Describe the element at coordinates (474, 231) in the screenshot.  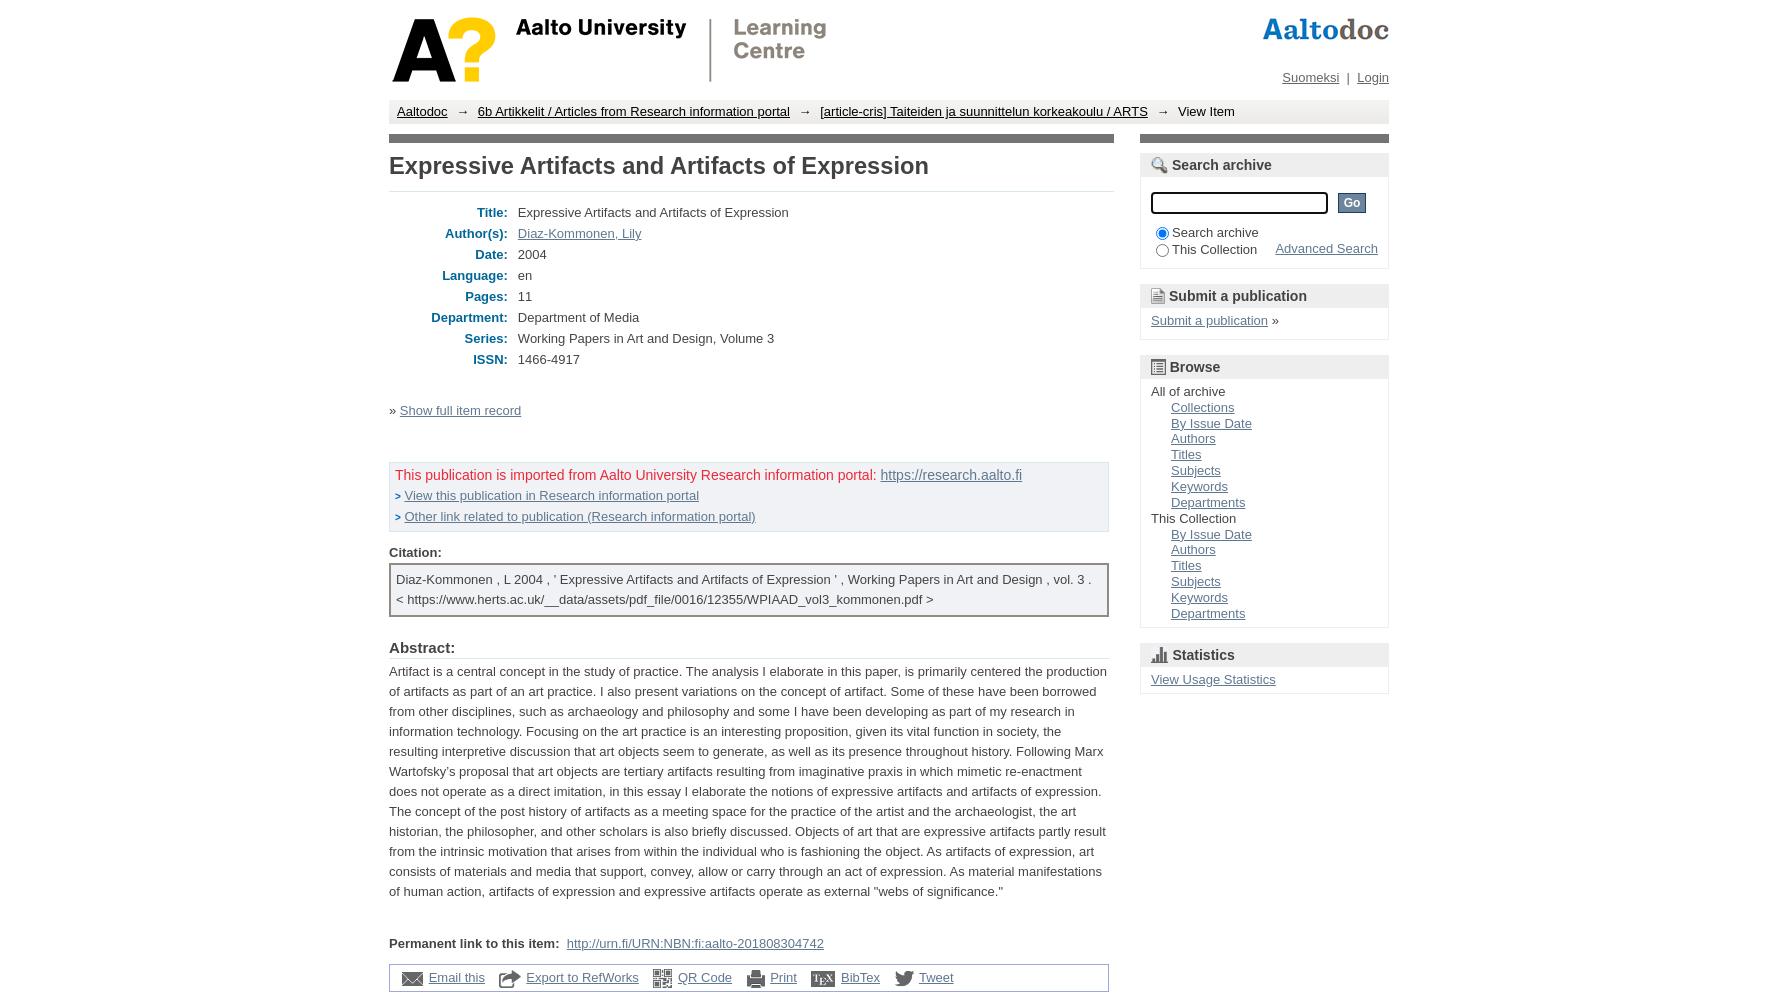
I see `'Author(s):'` at that location.